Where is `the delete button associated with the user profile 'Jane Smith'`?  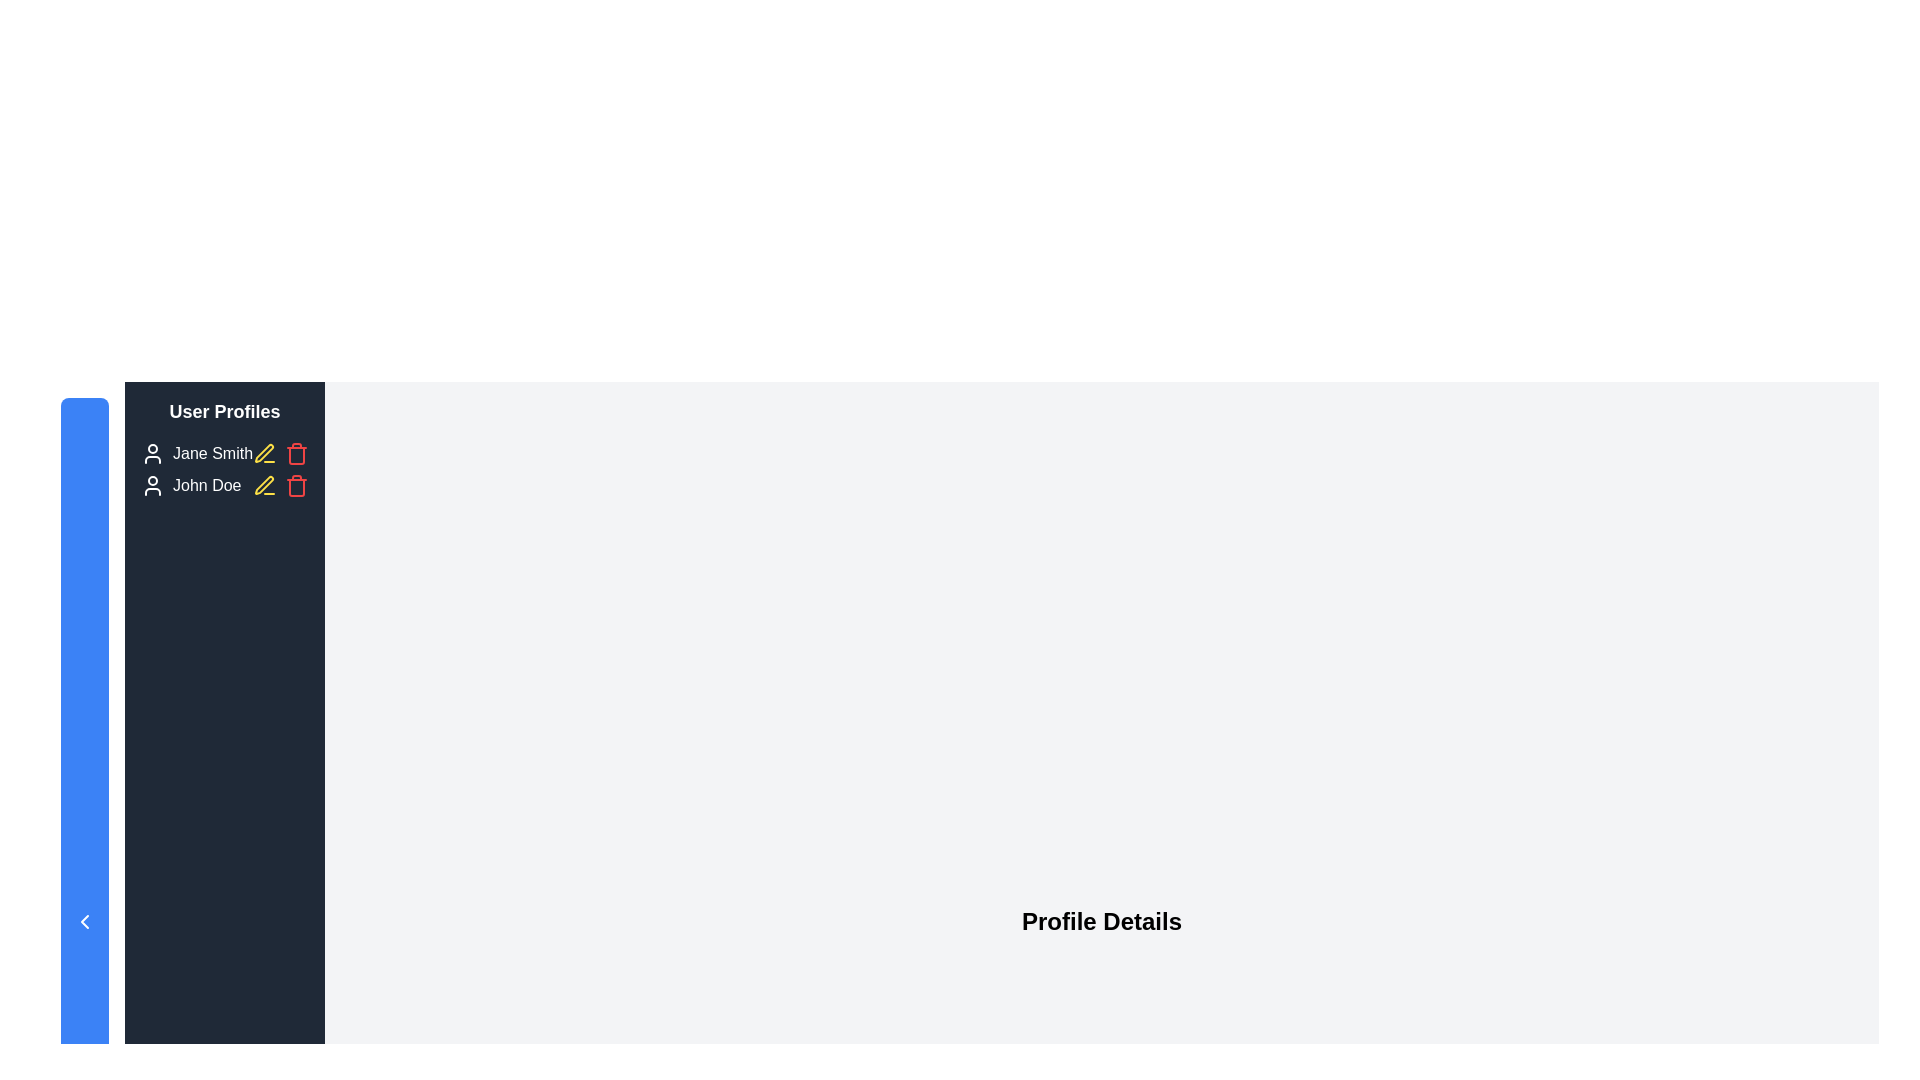
the delete button associated with the user profile 'Jane Smith' is located at coordinates (280, 454).